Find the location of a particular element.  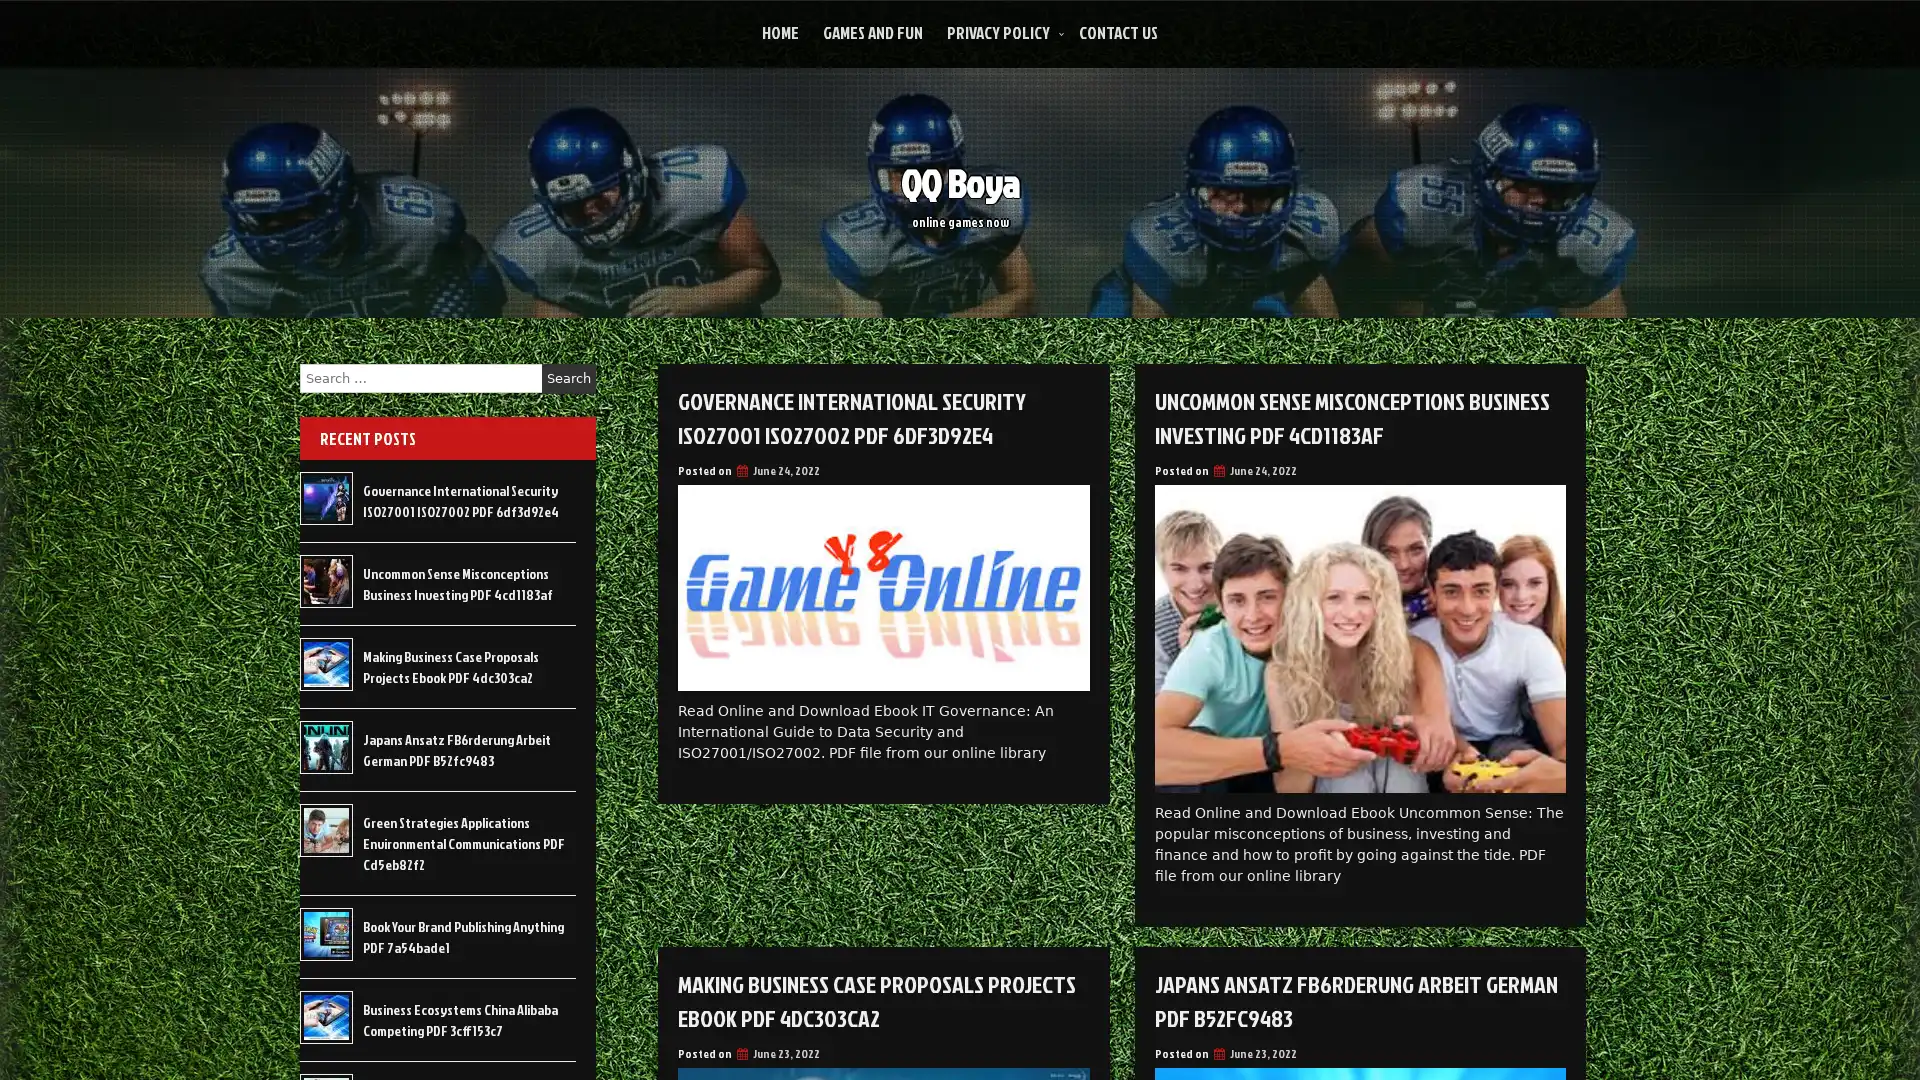

Search is located at coordinates (568, 378).